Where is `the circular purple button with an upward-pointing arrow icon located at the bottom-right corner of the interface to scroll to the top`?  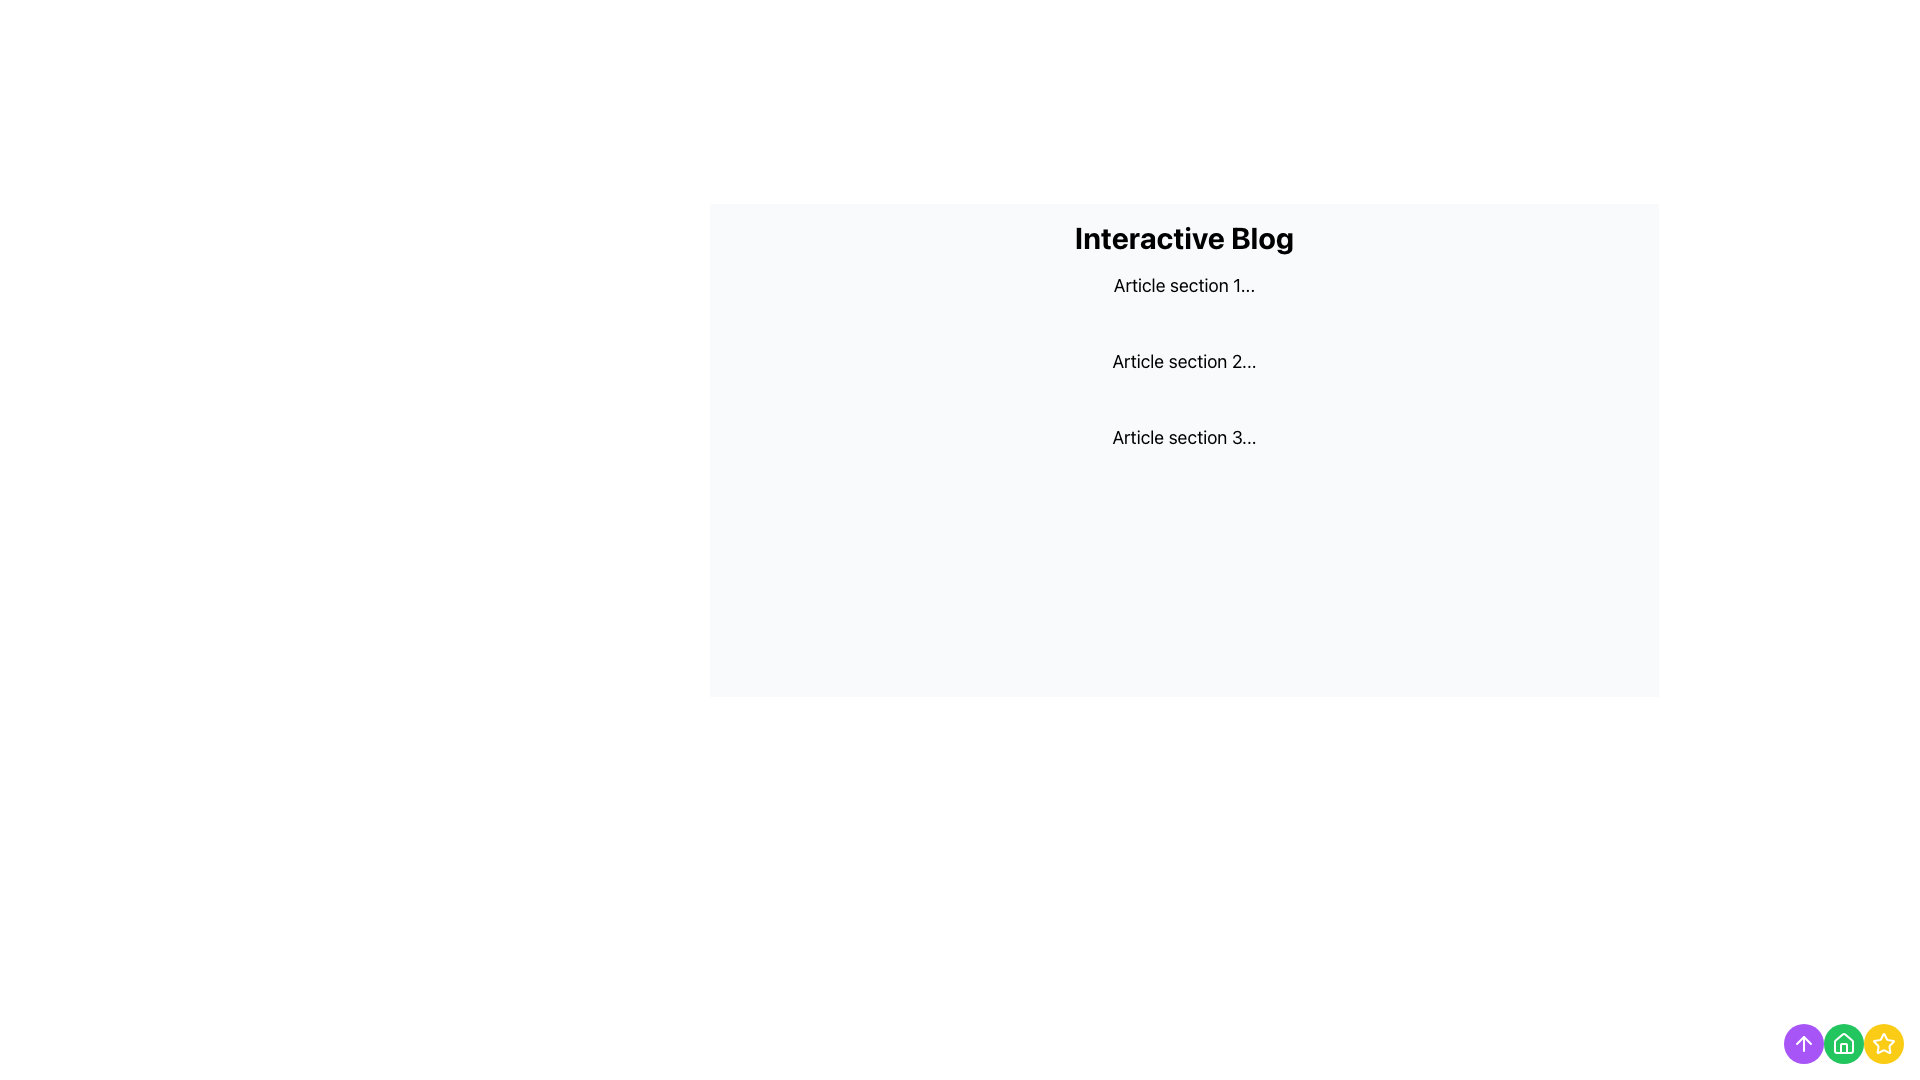 the circular purple button with an upward-pointing arrow icon located at the bottom-right corner of the interface to scroll to the top is located at coordinates (1804, 1043).